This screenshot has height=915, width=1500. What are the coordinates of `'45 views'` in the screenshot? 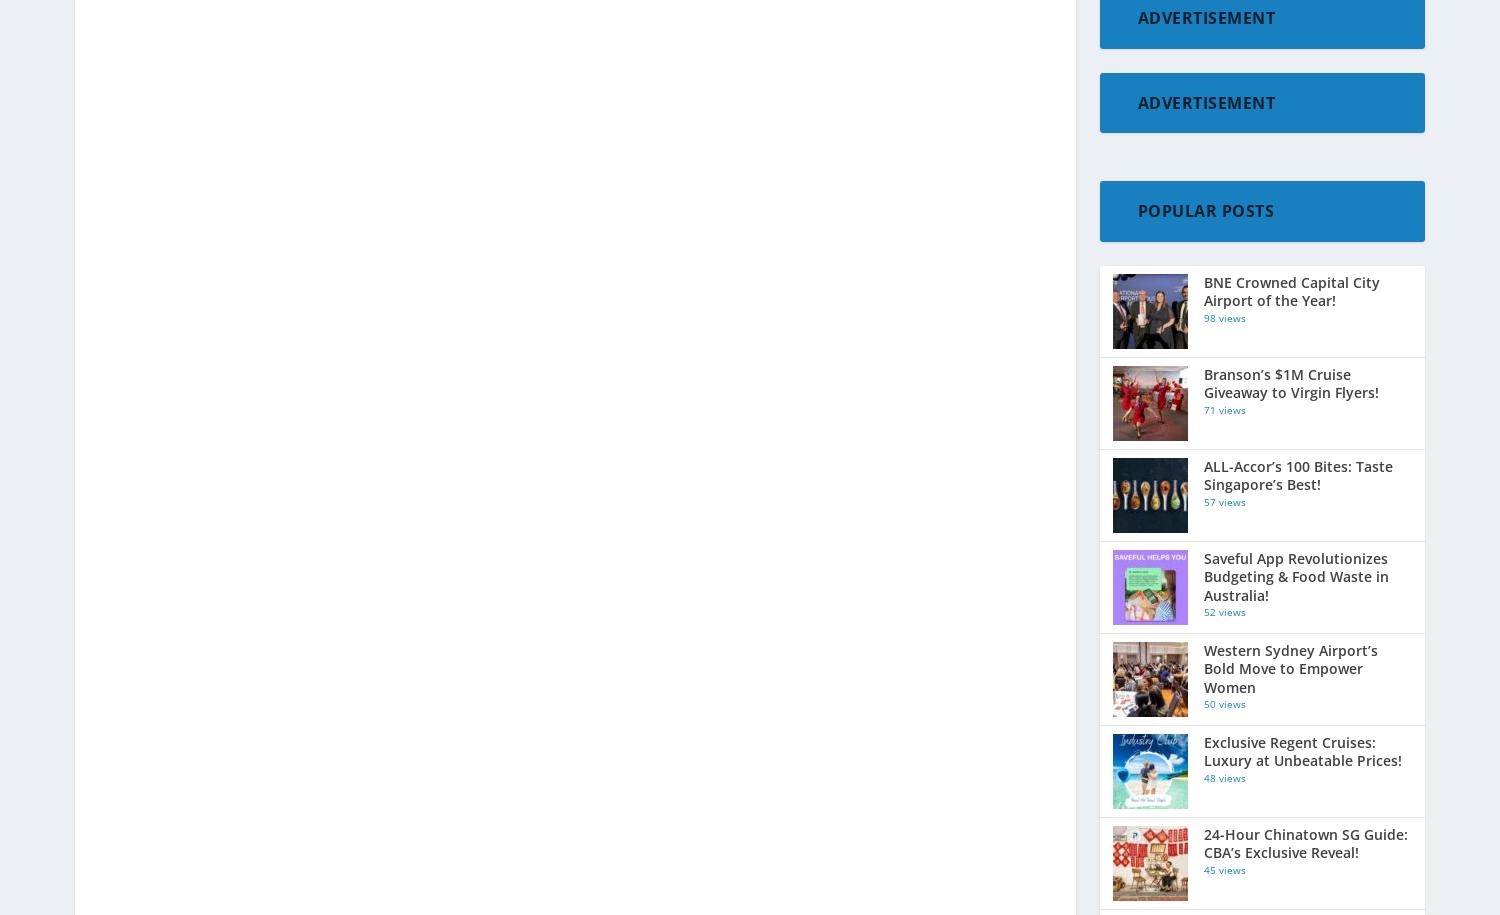 It's located at (1202, 868).